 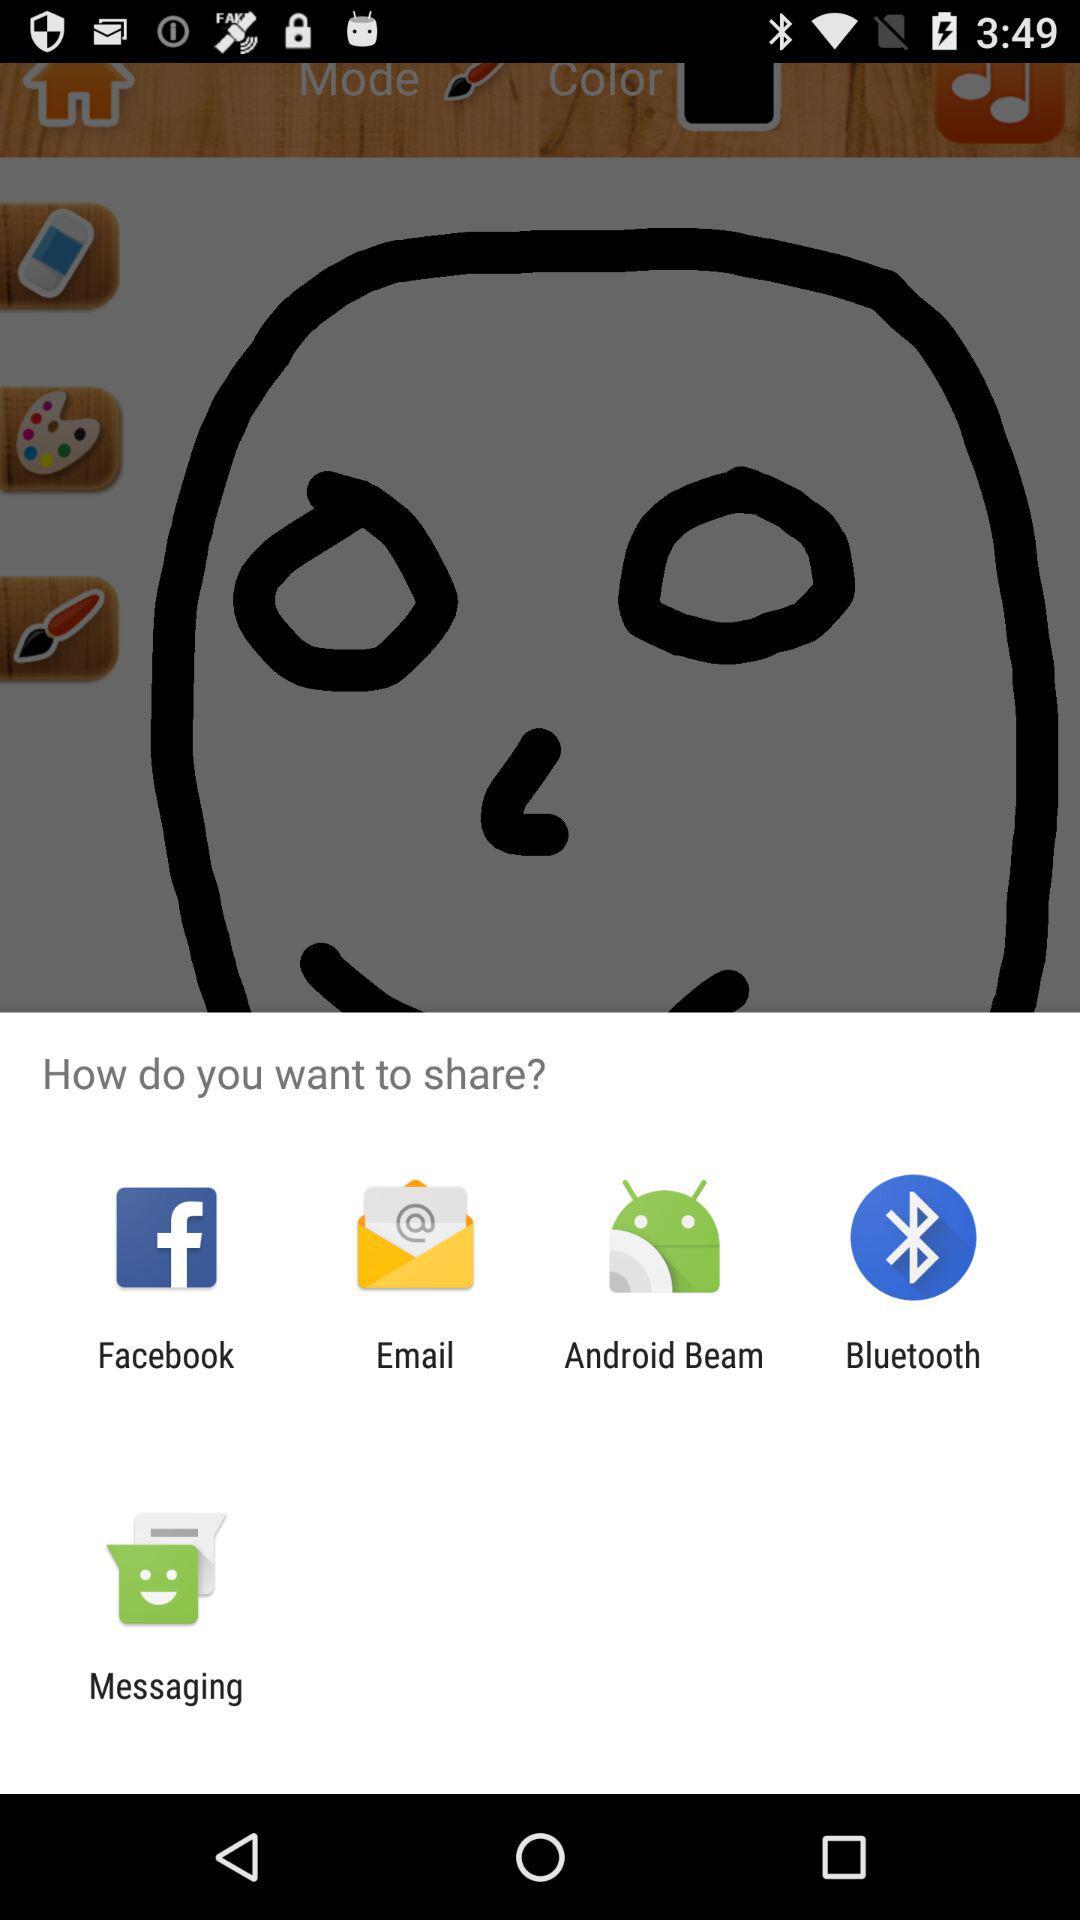 What do you see at coordinates (664, 1374) in the screenshot?
I see `app next to bluetooth icon` at bounding box center [664, 1374].